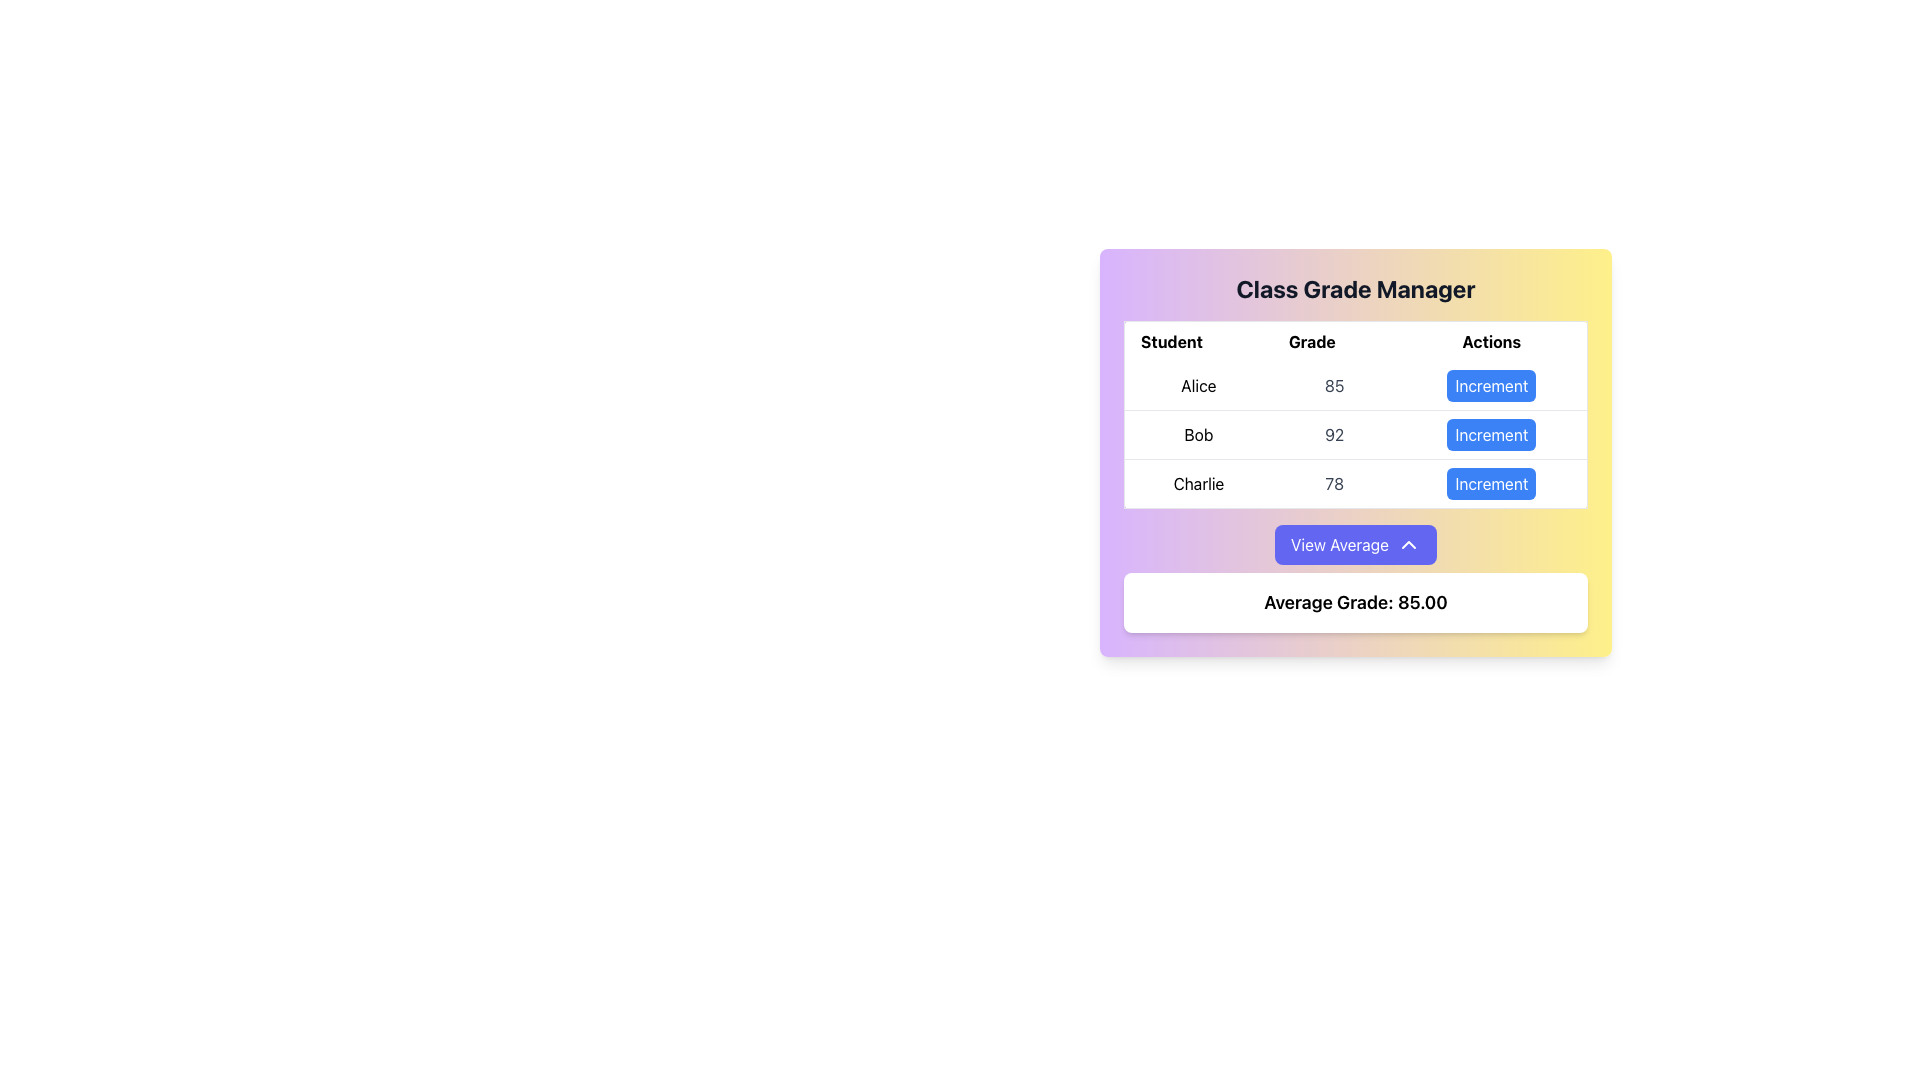 This screenshot has width=1920, height=1080. Describe the element at coordinates (1334, 483) in the screenshot. I see `the text label displaying the number '78' in bold gray font, located in the third row of the 'Class Grade Manager' table under the 'Grade' column, between 'Charlie' and the 'Actions' column` at that location.